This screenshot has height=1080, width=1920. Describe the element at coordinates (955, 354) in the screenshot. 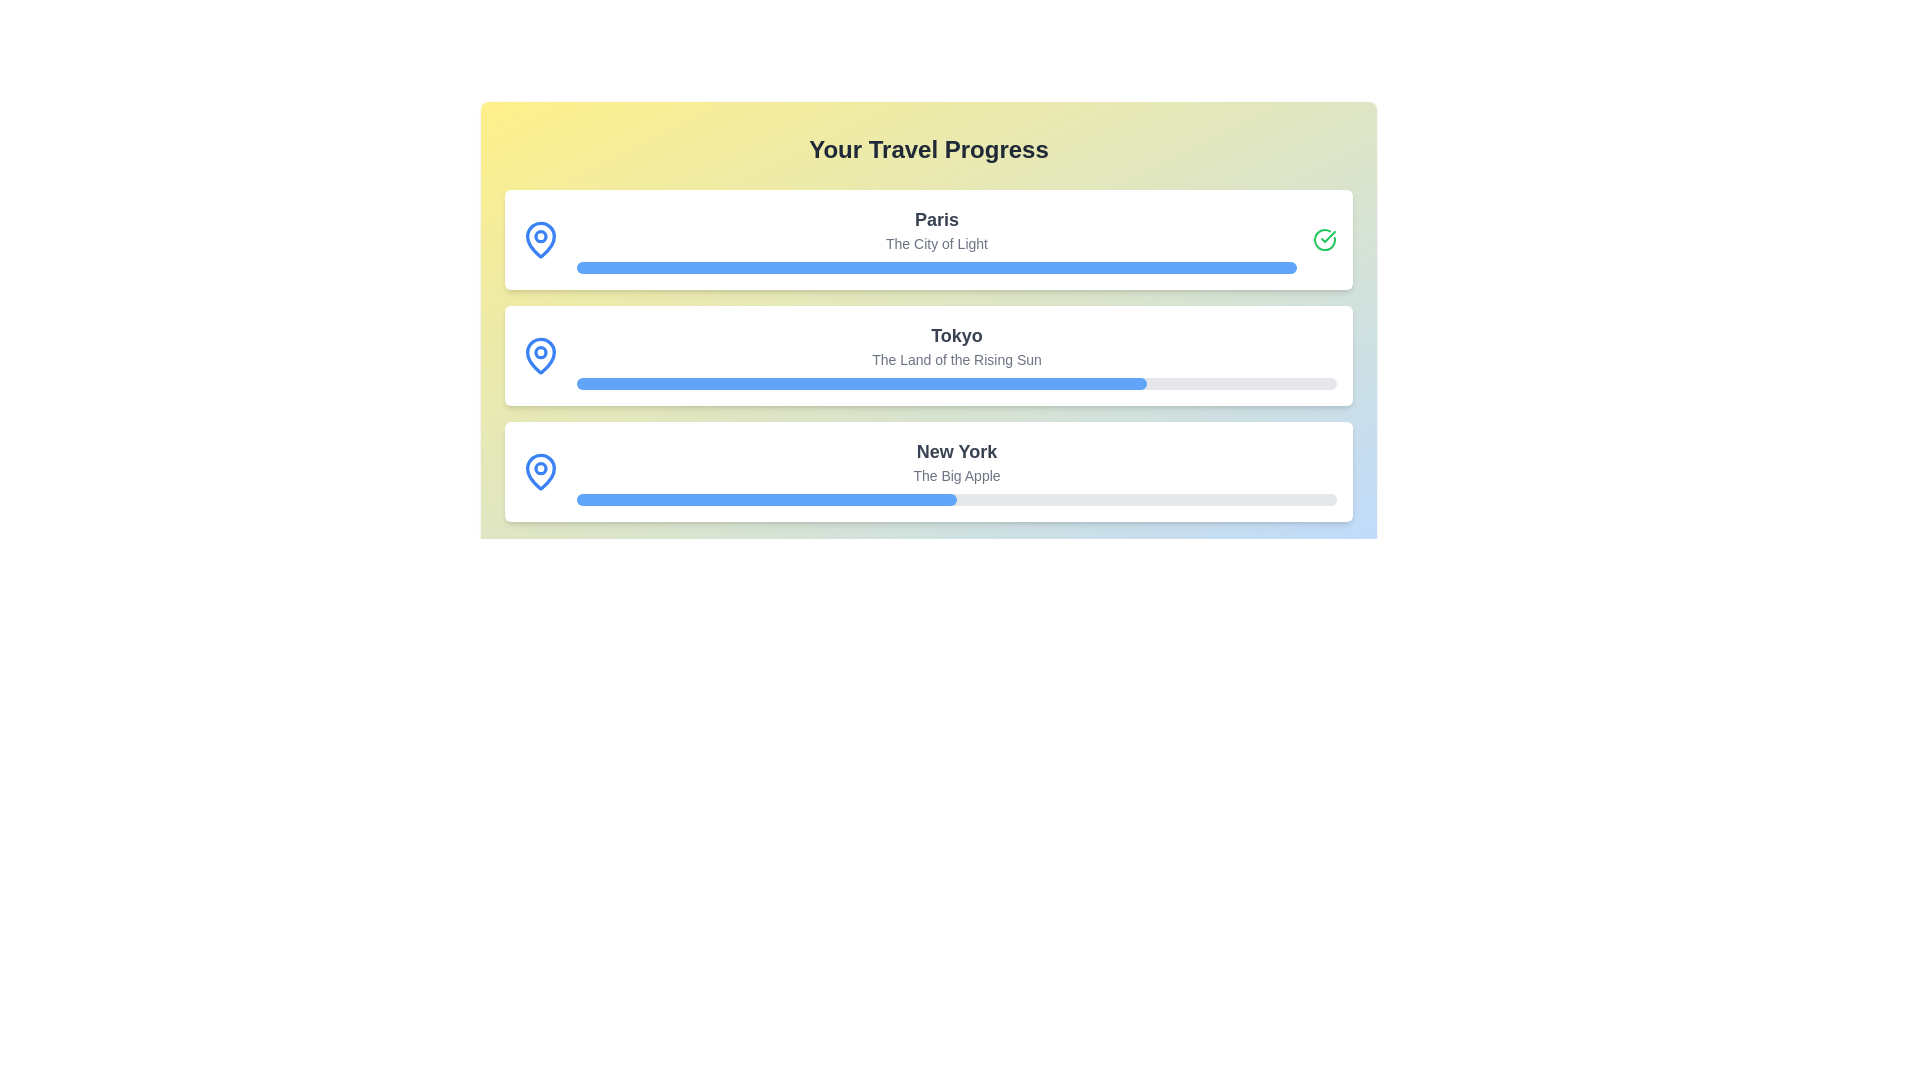

I see `the composite element titled 'Tokyo' that displays a progress bar and text content` at that location.